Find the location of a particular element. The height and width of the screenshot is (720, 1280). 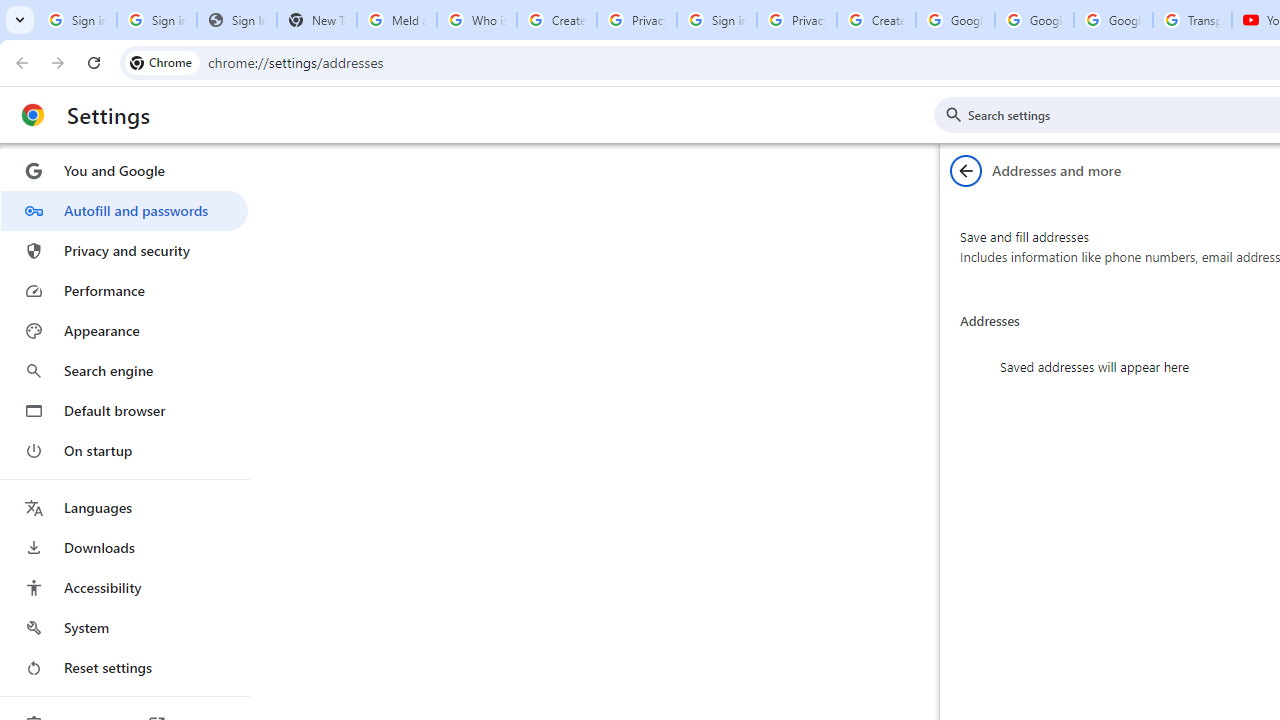

'You and Google' is located at coordinates (123, 170).